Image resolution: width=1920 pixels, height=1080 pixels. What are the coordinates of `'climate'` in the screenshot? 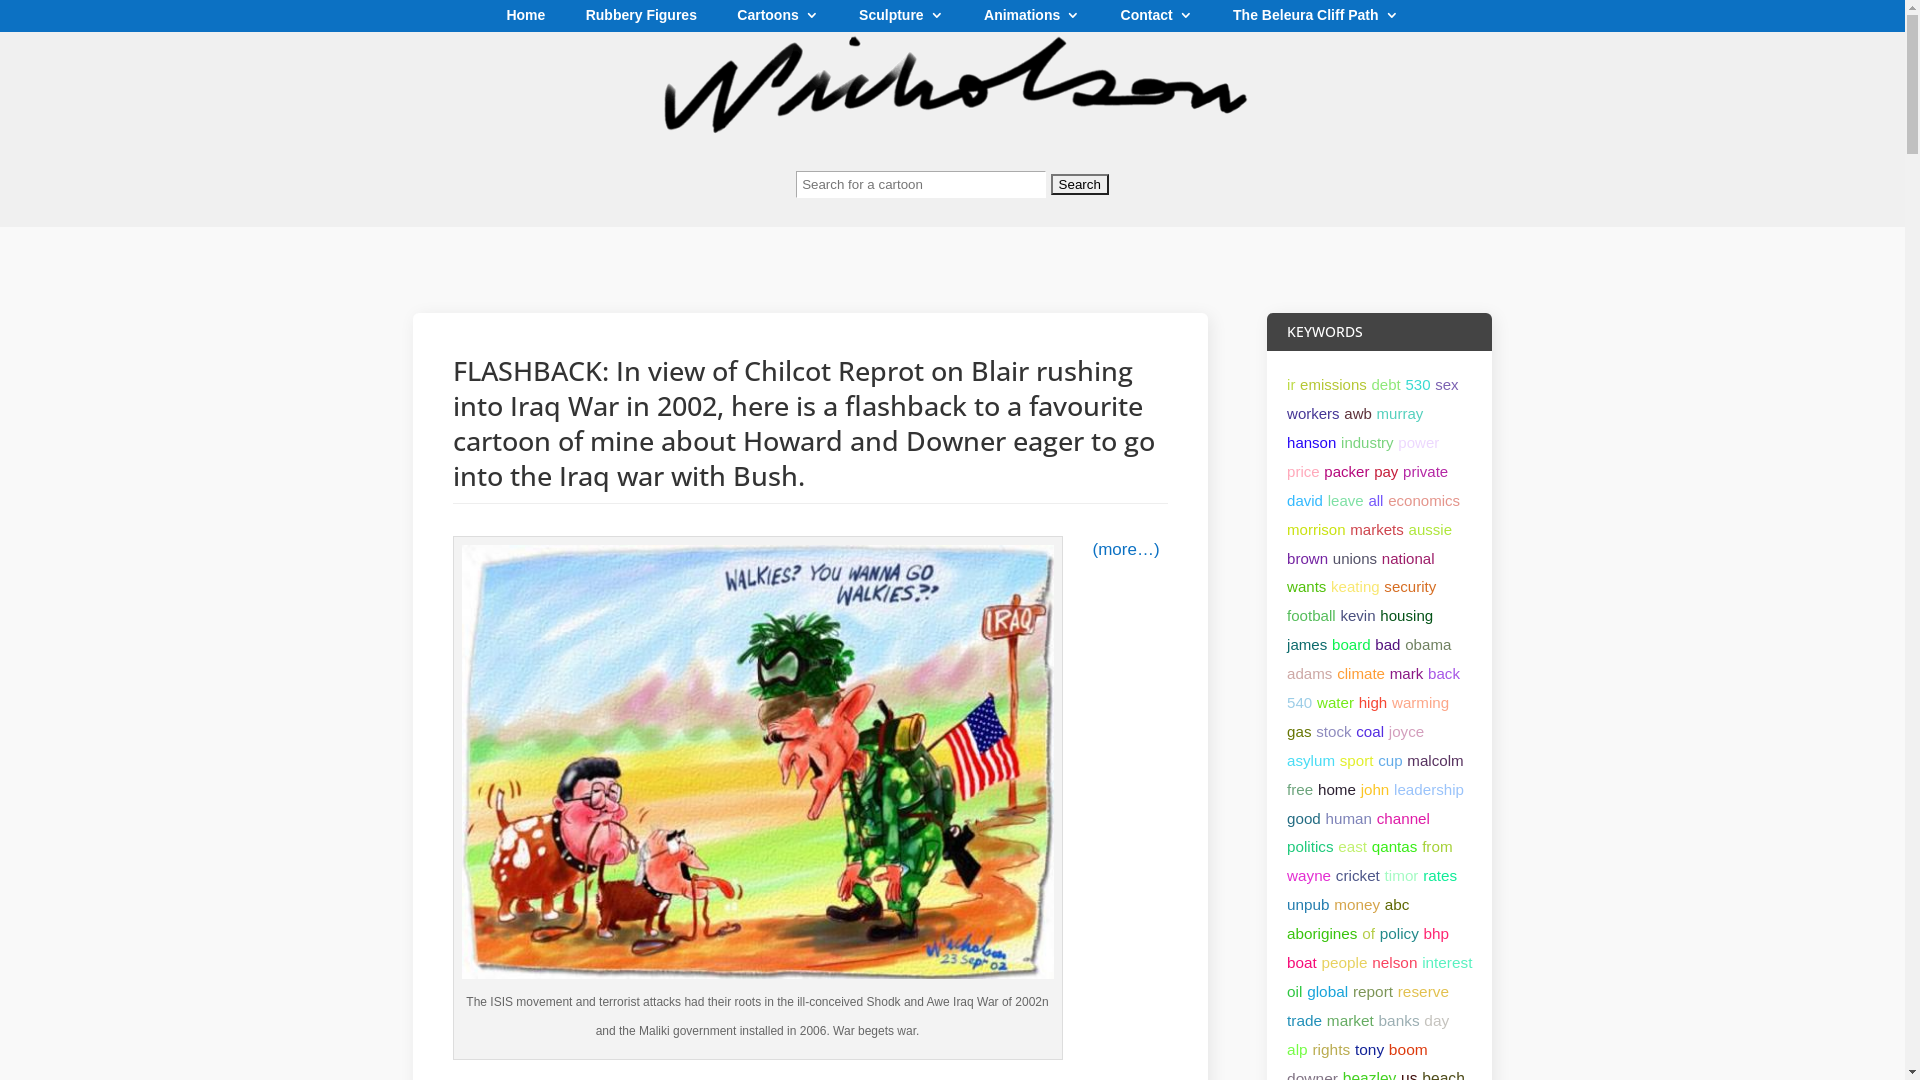 It's located at (1360, 673).